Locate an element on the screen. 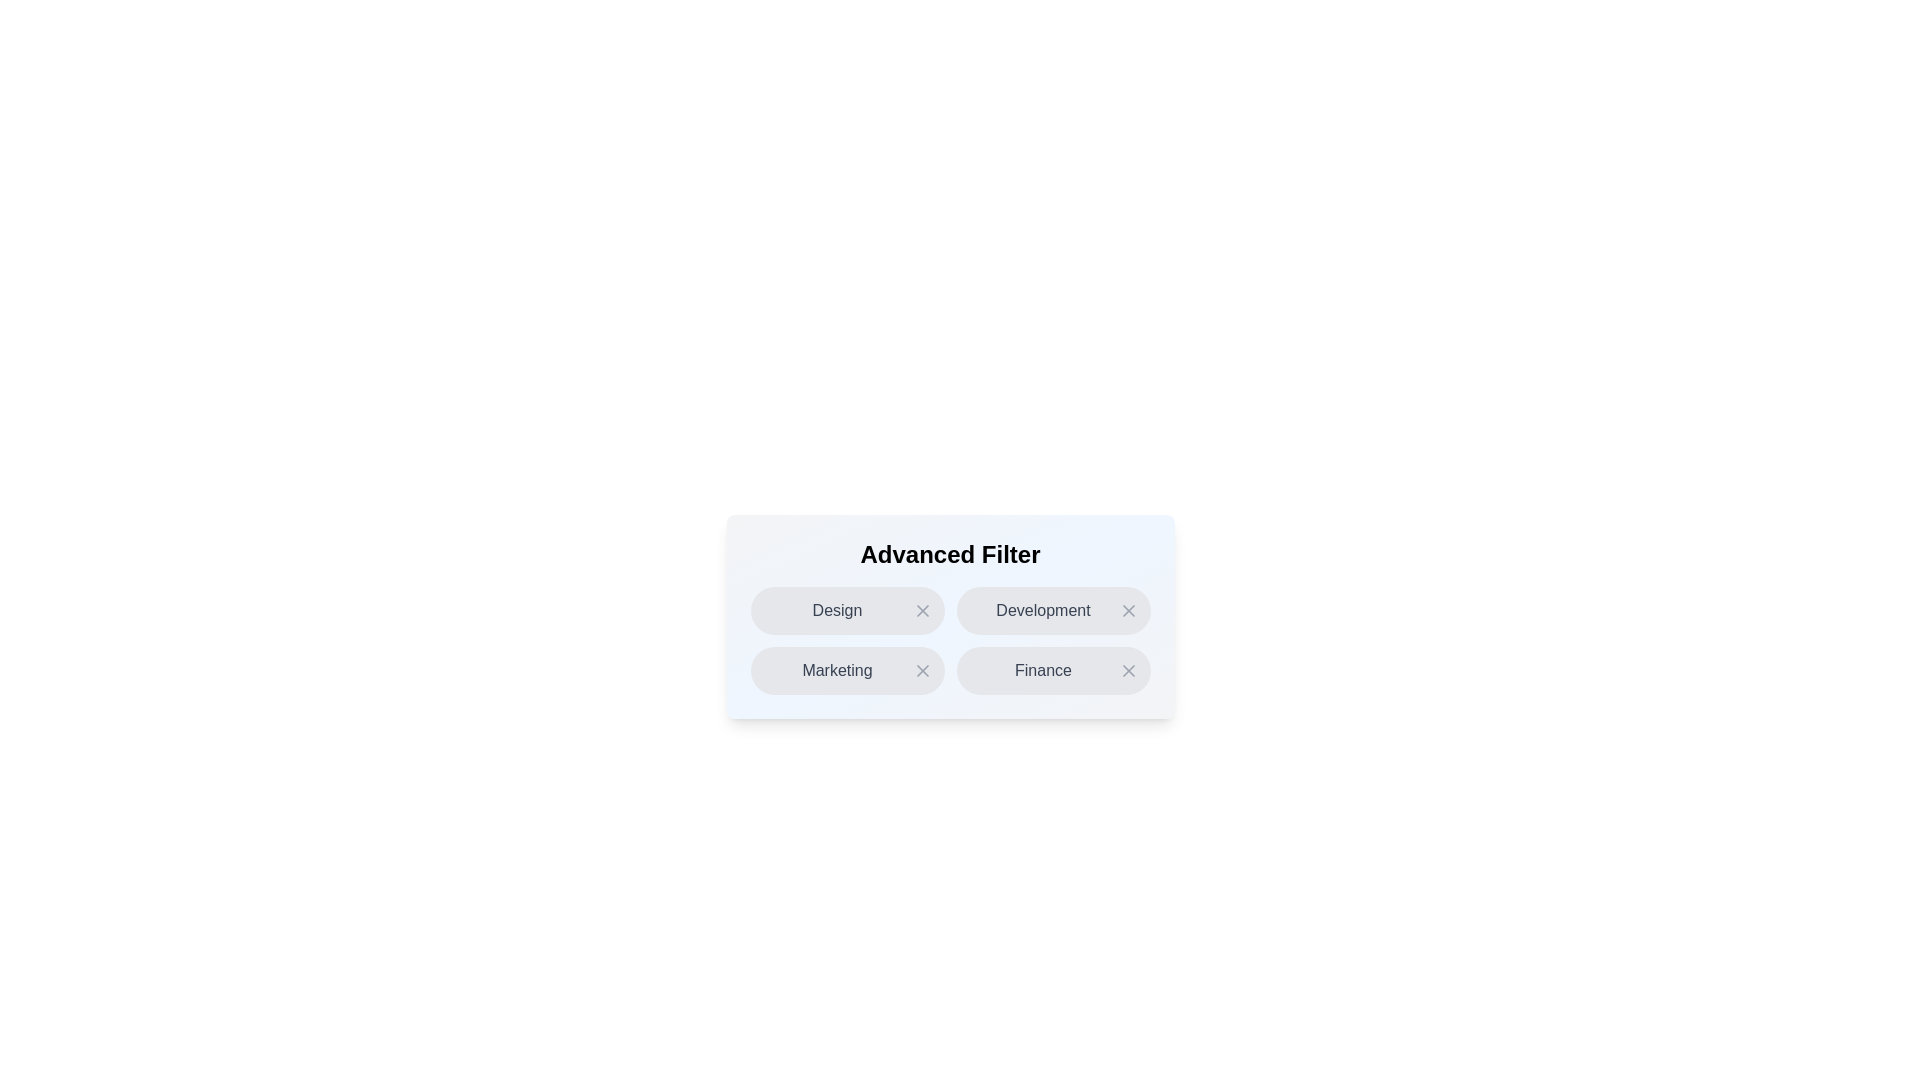  the chip labeled Finance is located at coordinates (1052, 671).